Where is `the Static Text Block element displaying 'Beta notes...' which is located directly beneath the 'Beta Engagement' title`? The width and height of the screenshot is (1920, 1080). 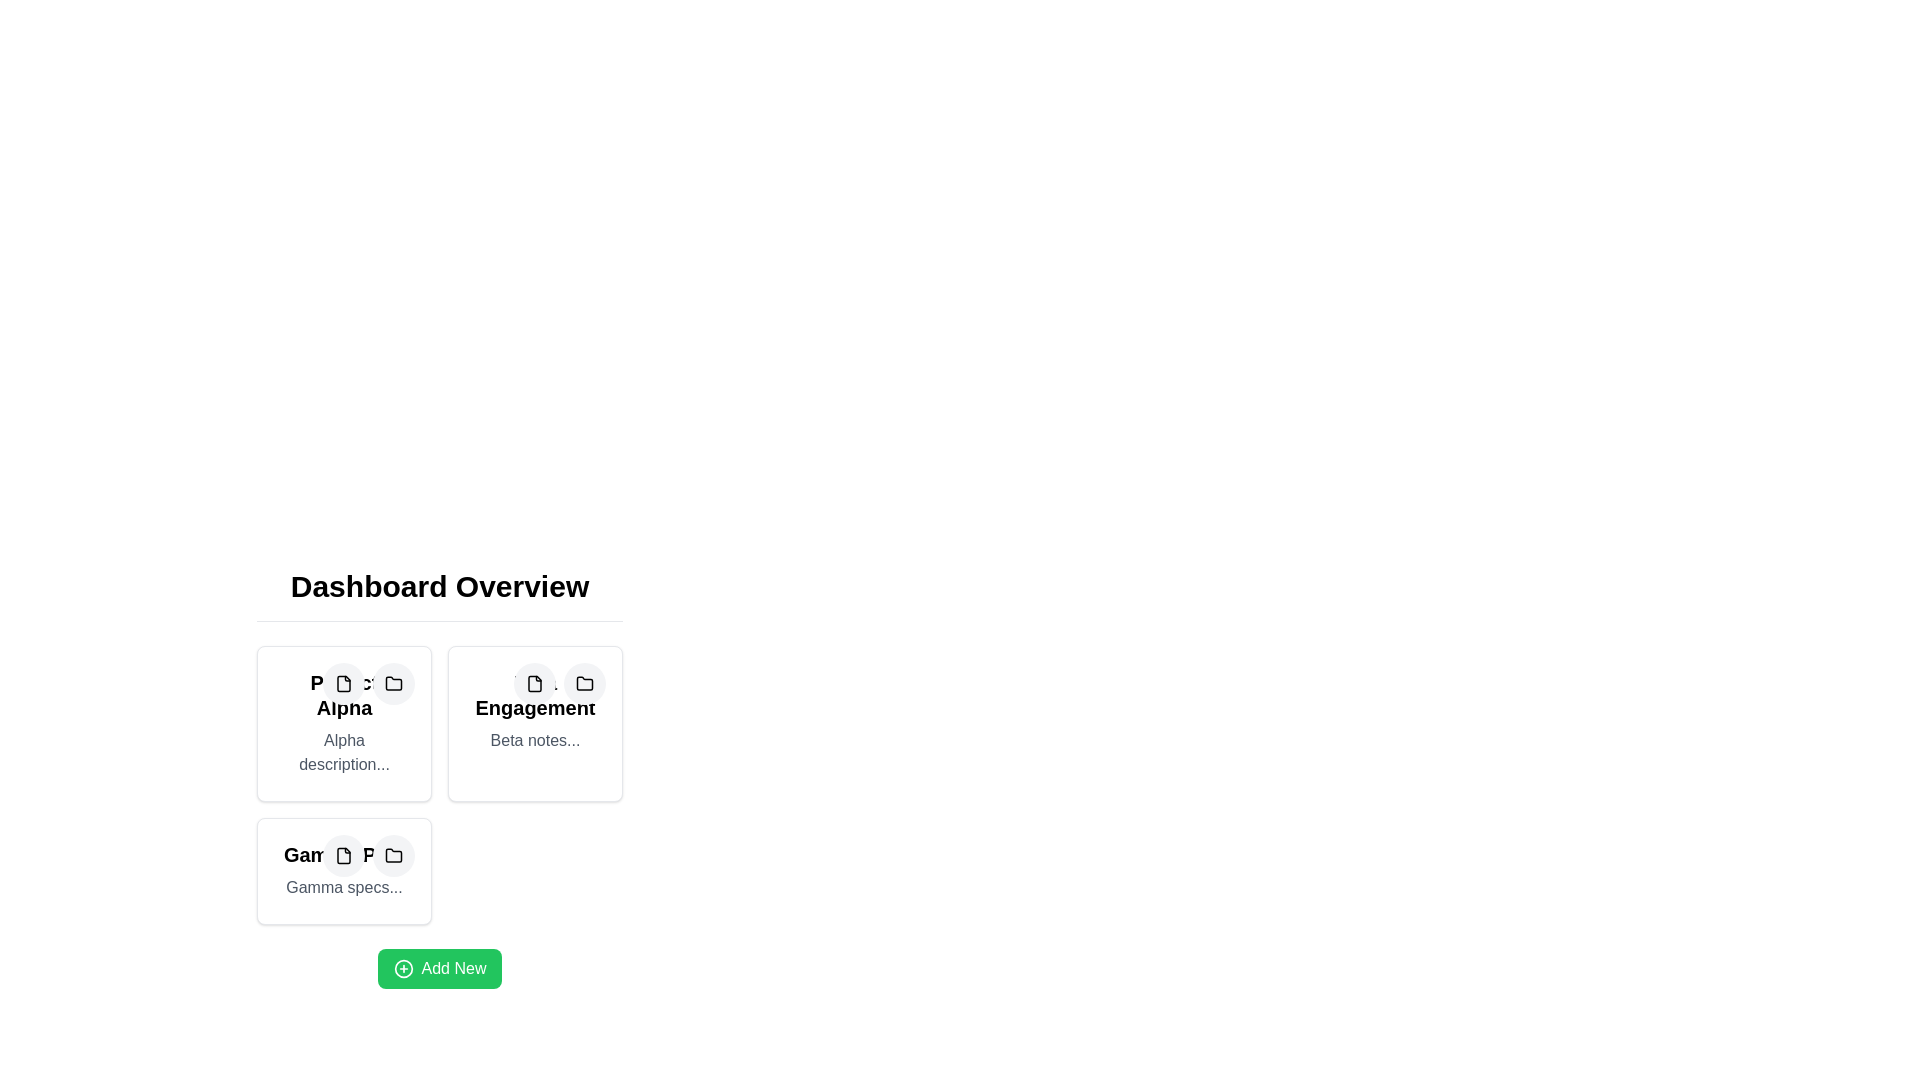 the Static Text Block element displaying 'Beta notes...' which is located directly beneath the 'Beta Engagement' title is located at coordinates (535, 740).